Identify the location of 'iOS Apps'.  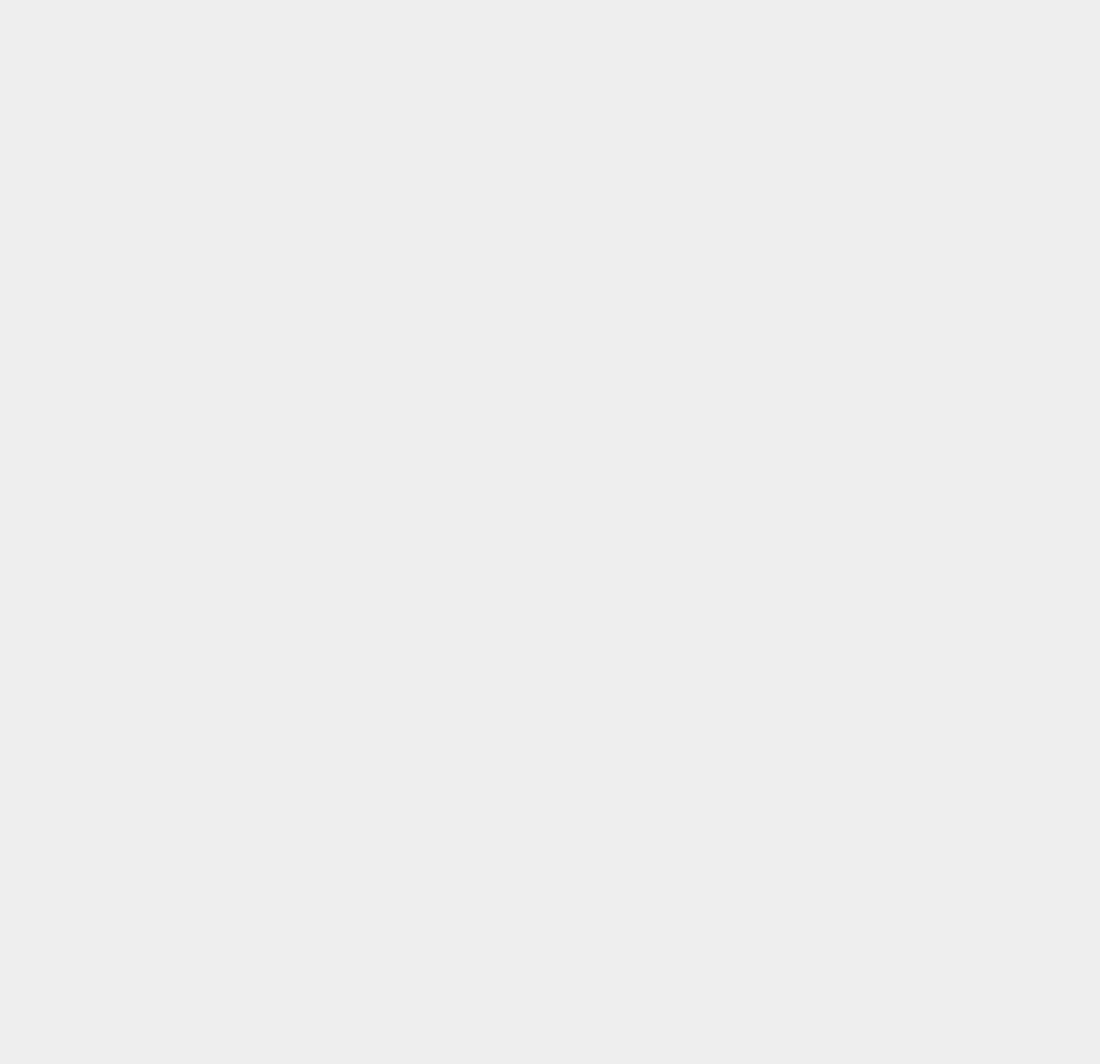
(805, 529).